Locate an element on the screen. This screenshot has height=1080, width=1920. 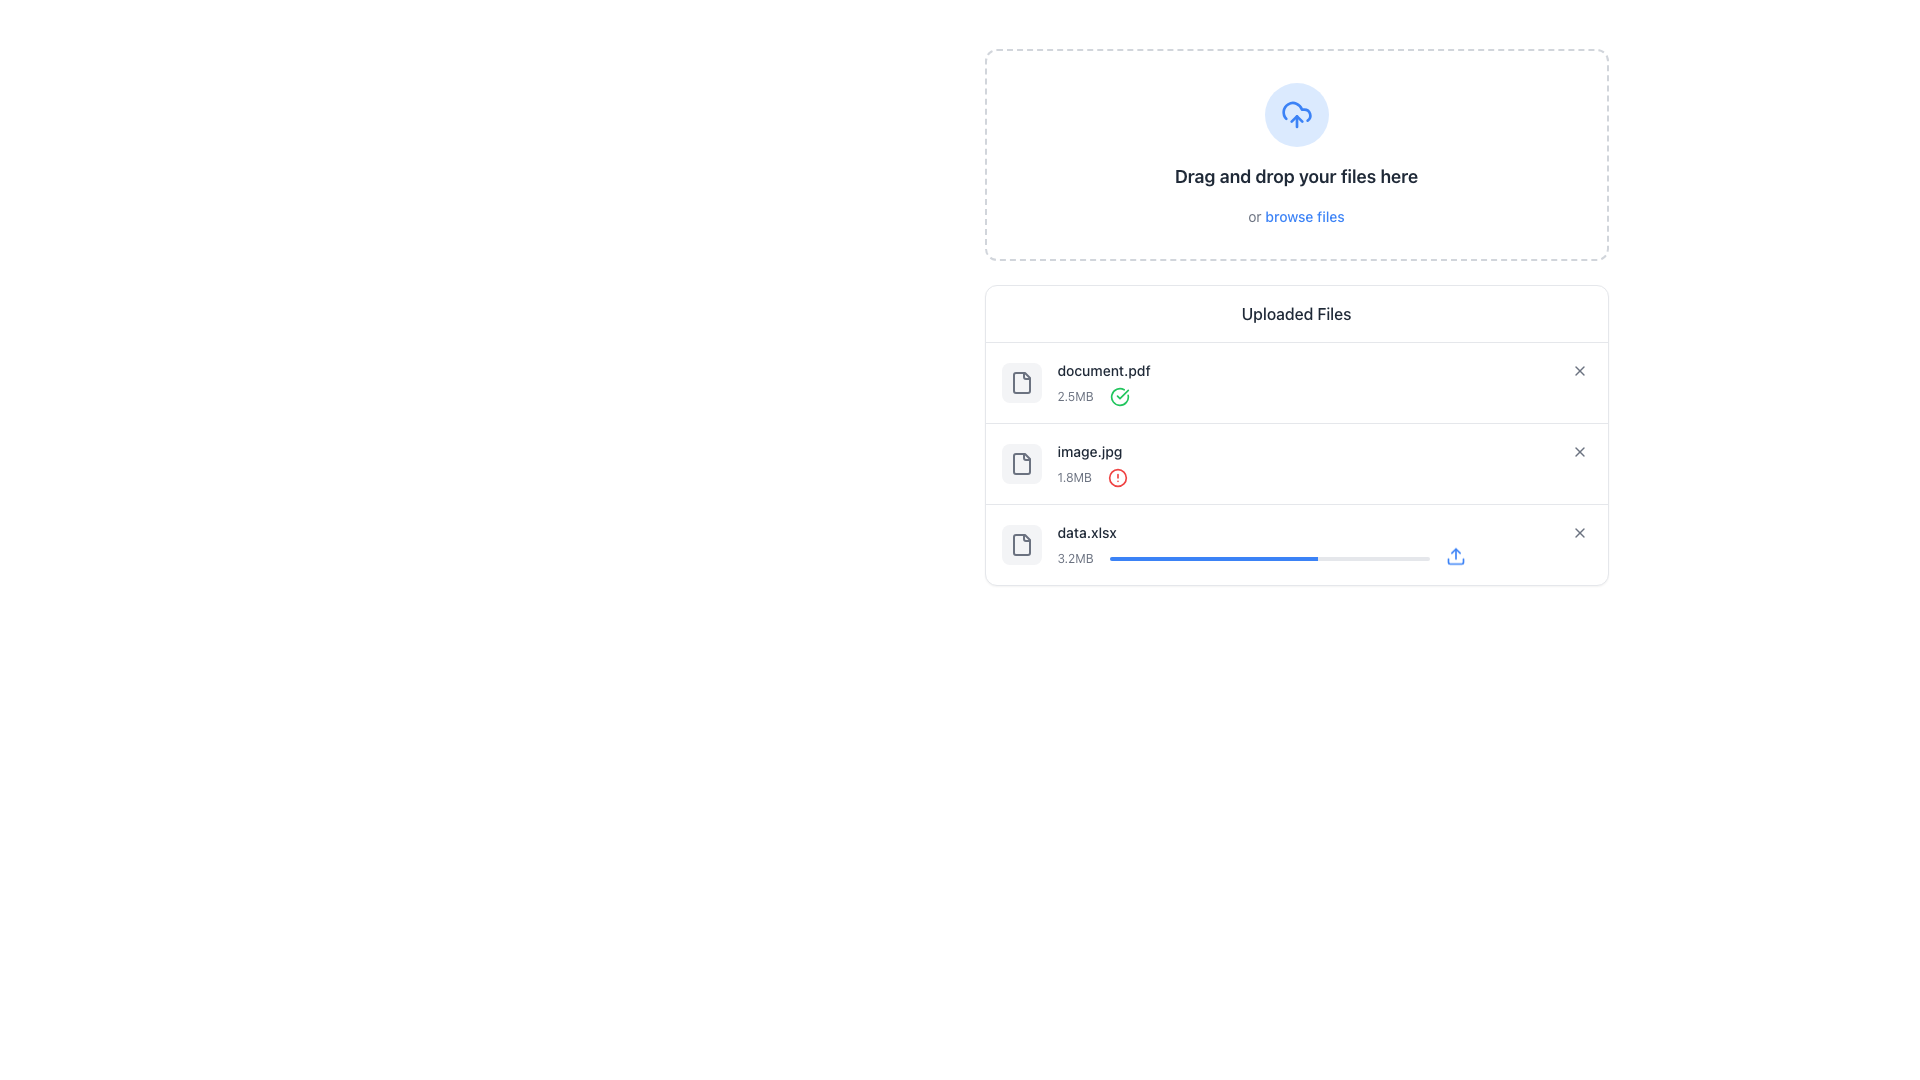
the gray document icon with a folded corner located in the file upload section to identify the file type or status is located at coordinates (1021, 544).